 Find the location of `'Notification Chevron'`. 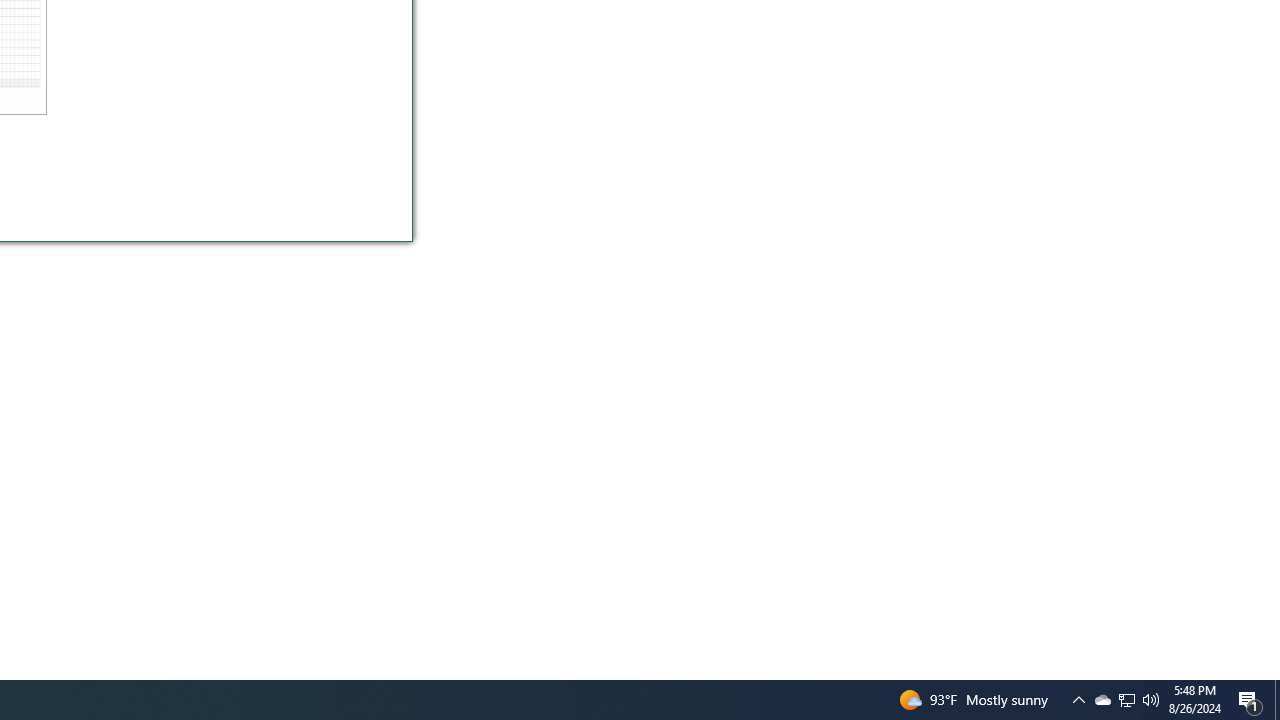

'Notification Chevron' is located at coordinates (1078, 698).